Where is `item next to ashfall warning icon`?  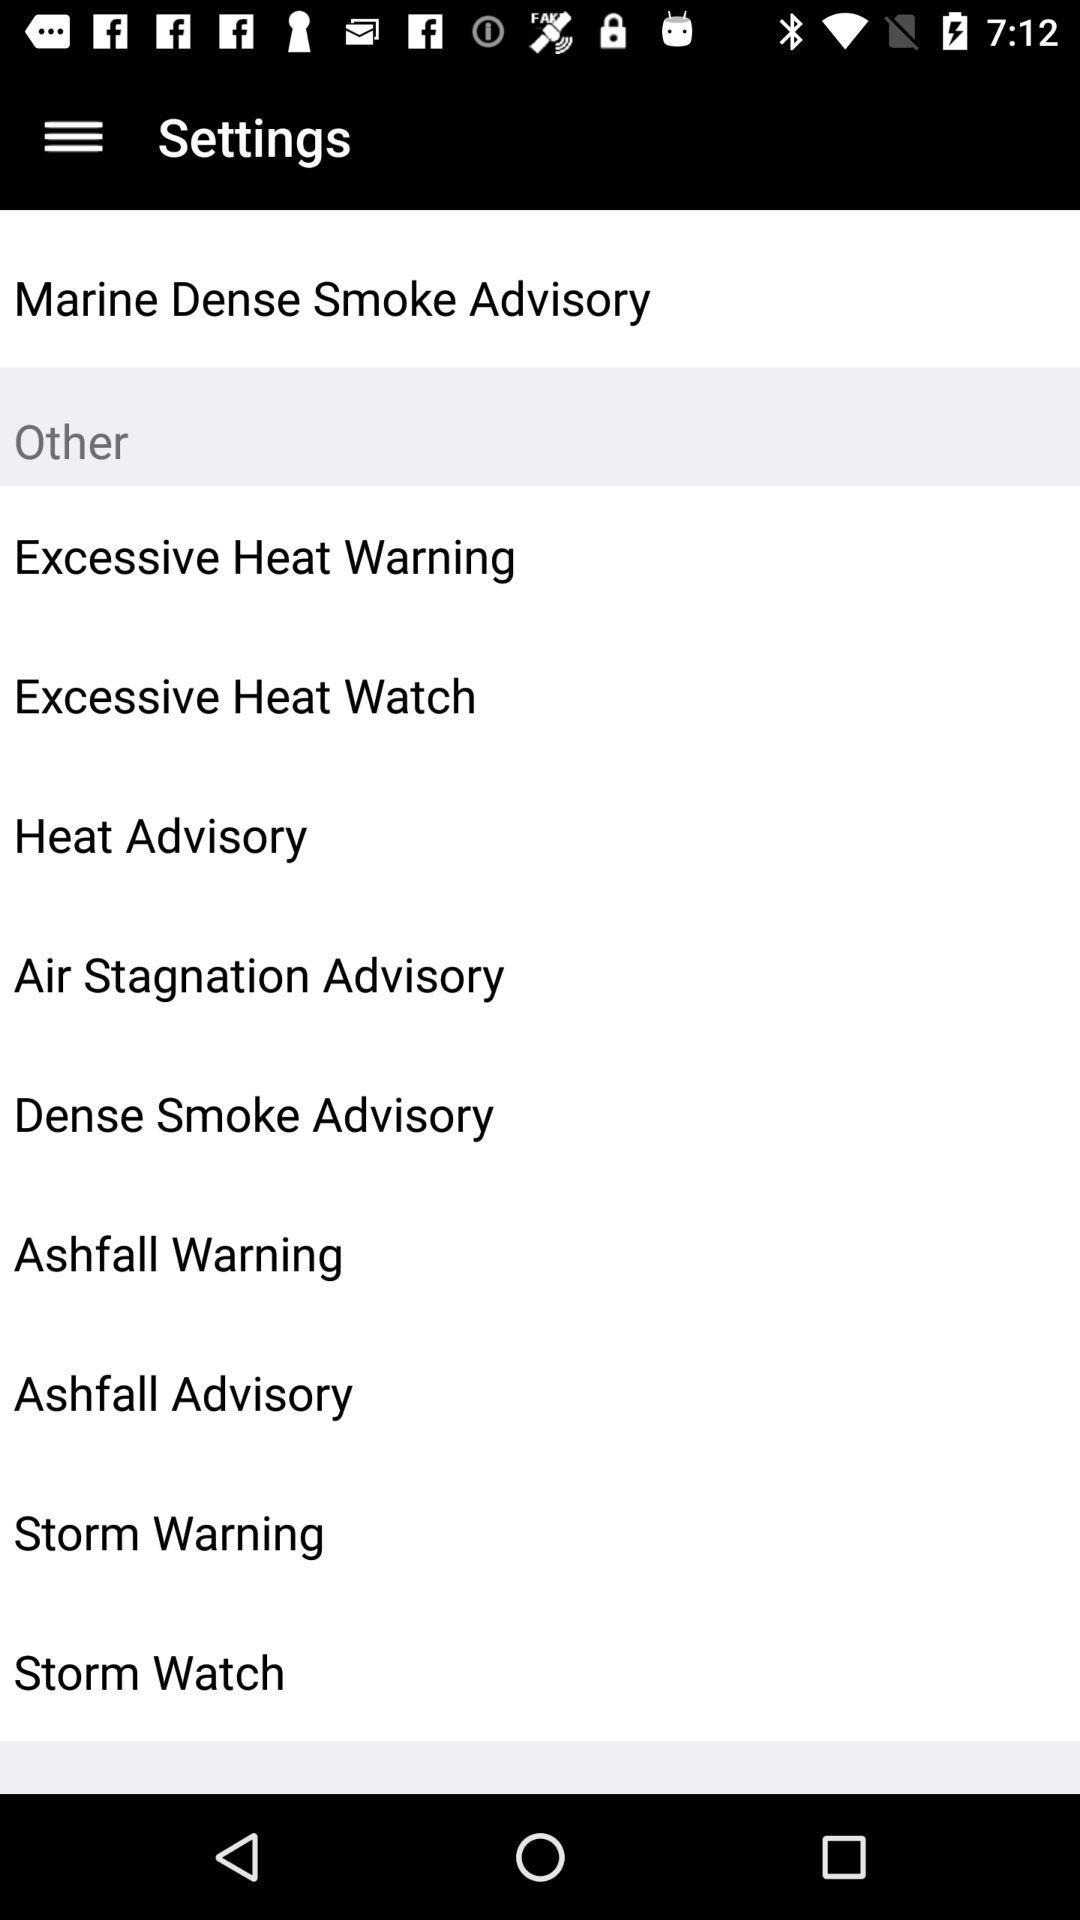
item next to ashfall warning icon is located at coordinates (1017, 1252).